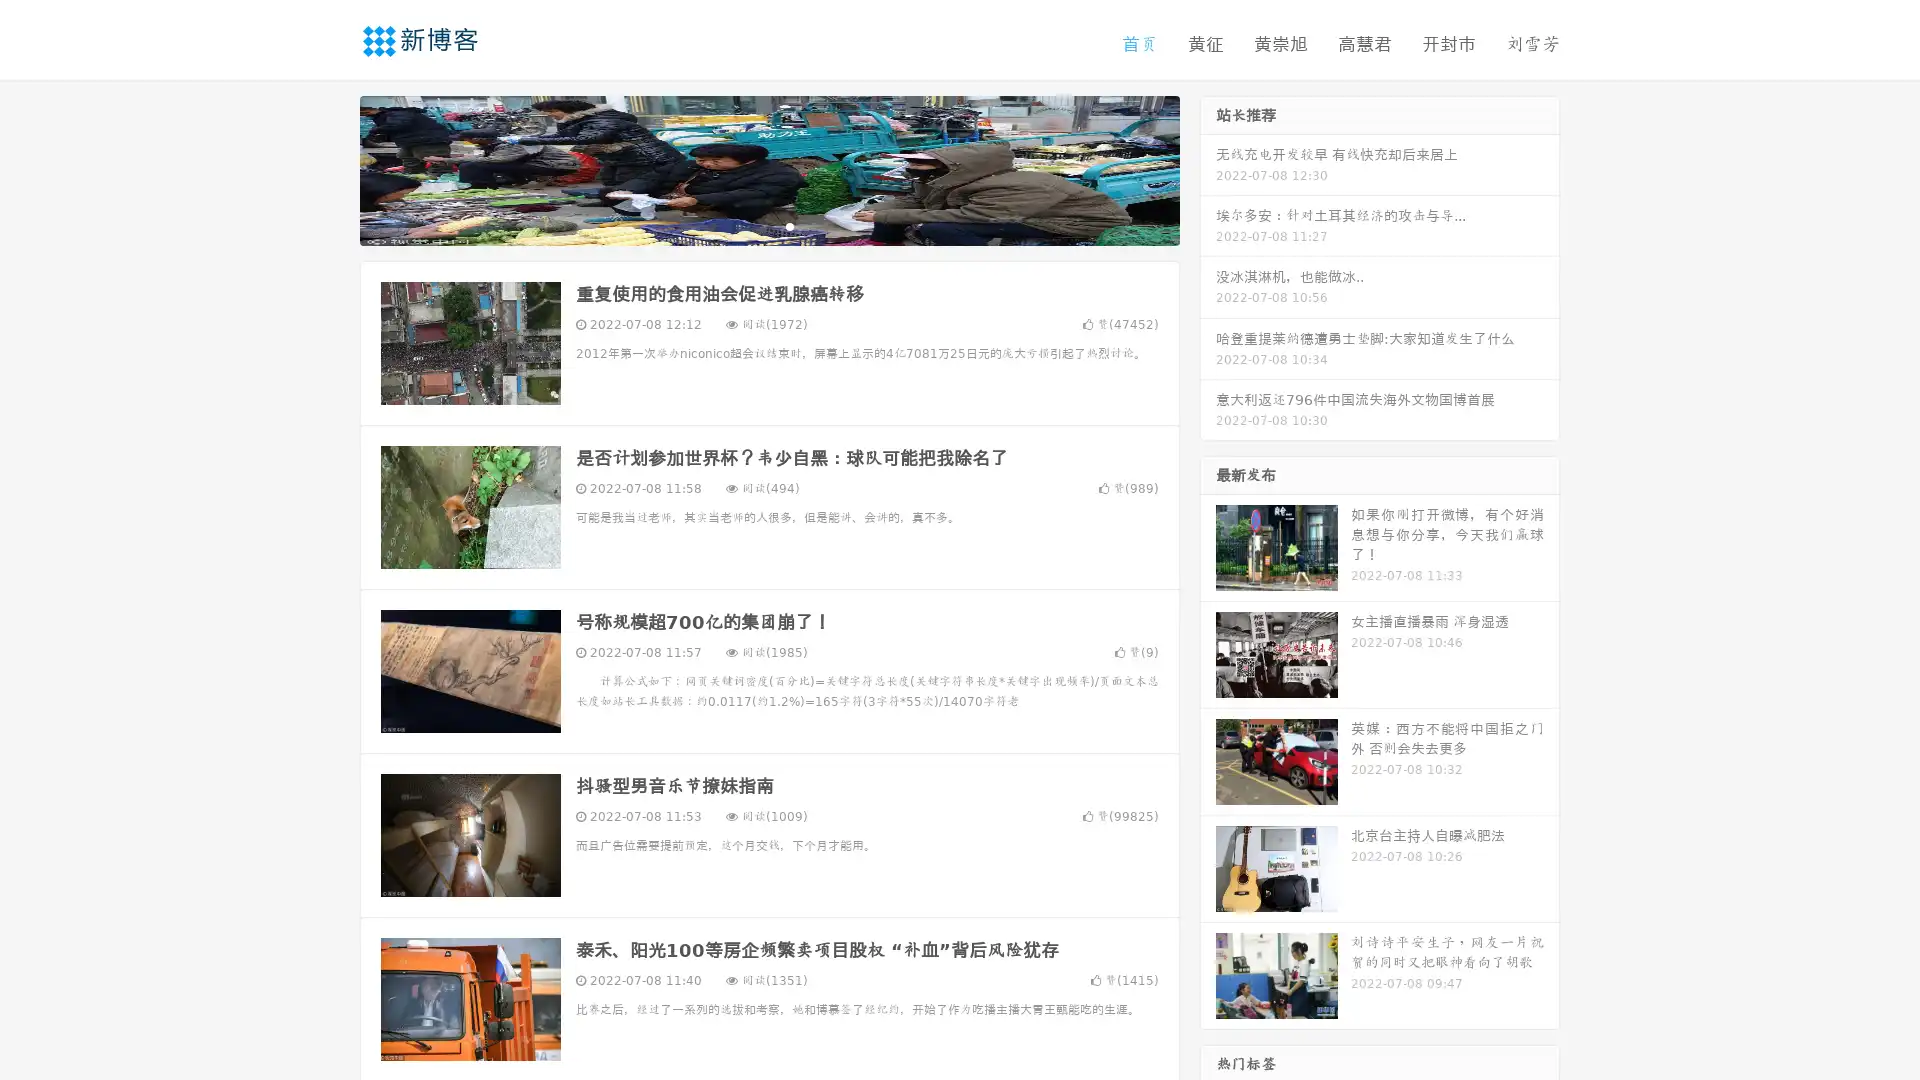 This screenshot has height=1080, width=1920. What do you see at coordinates (768, 225) in the screenshot?
I see `Go to slide 2` at bounding box center [768, 225].